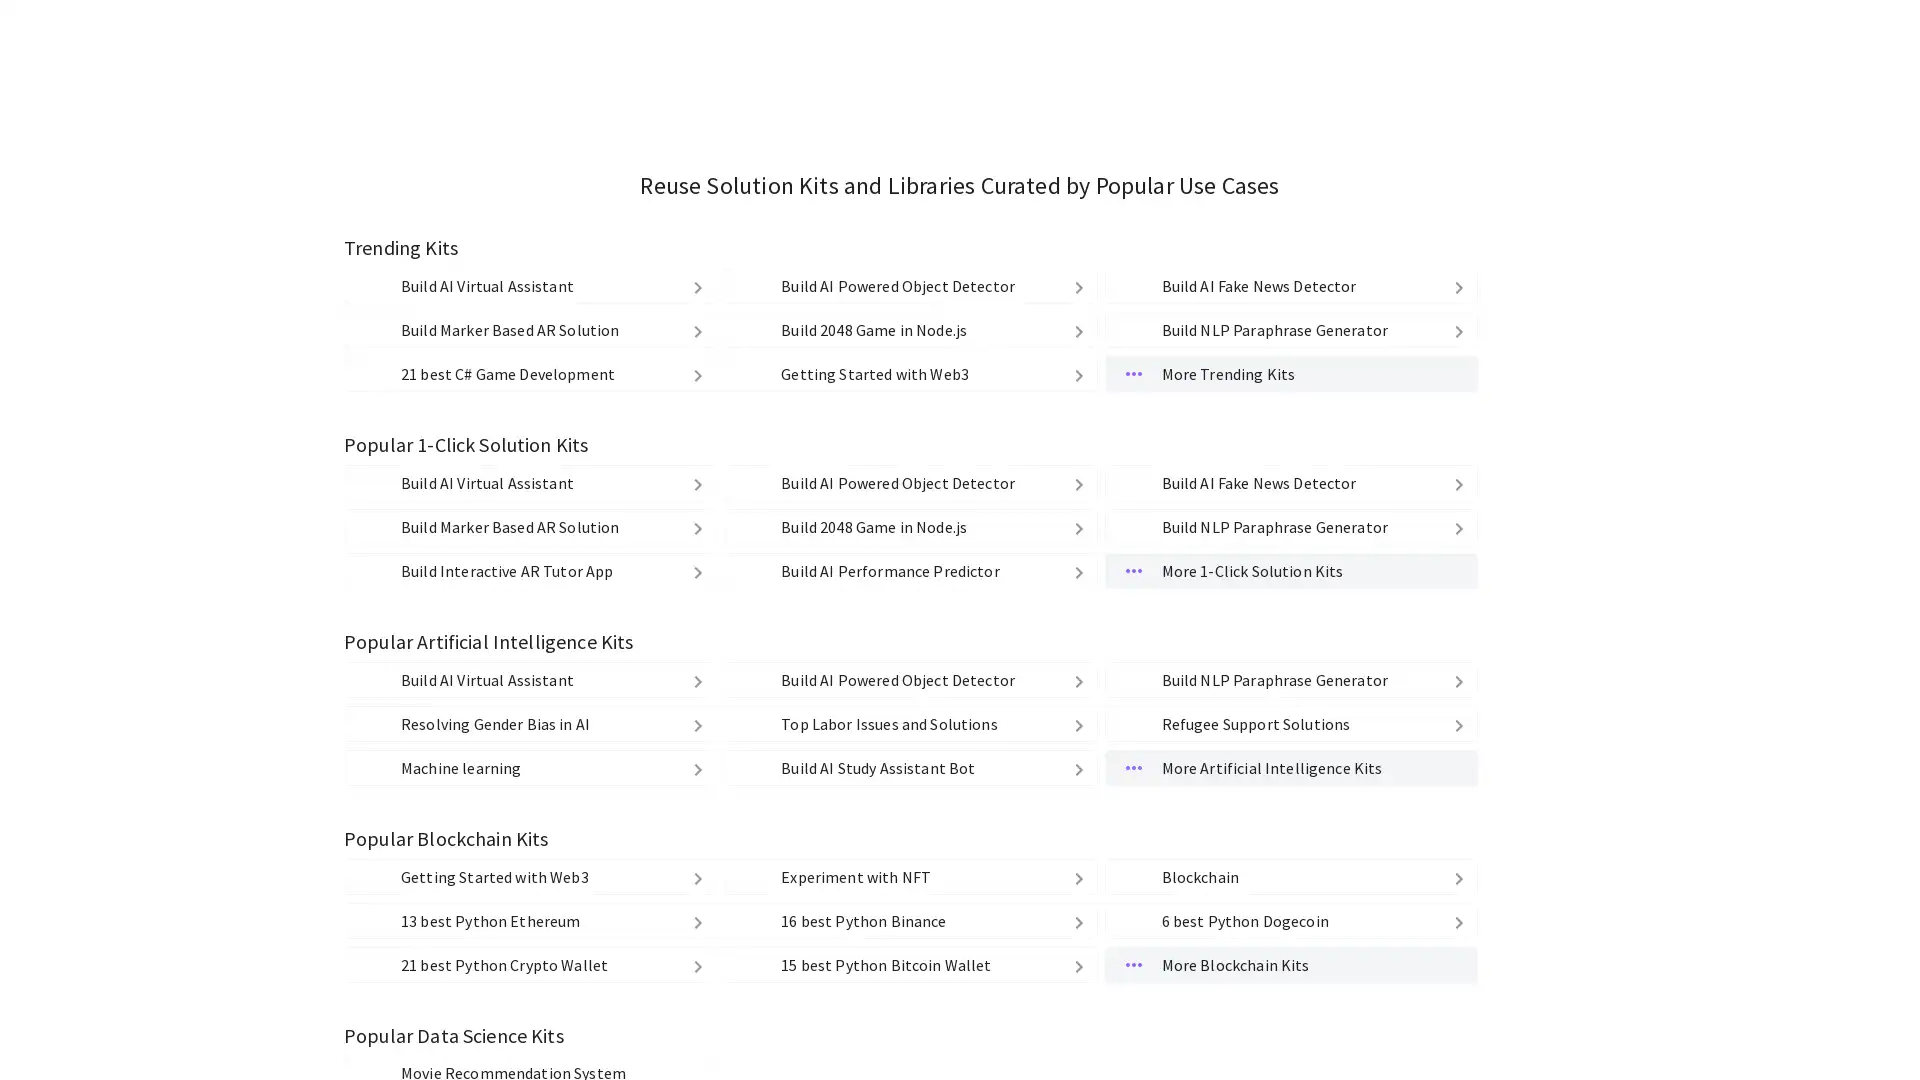 The height and width of the screenshot is (1080, 1920). What do you see at coordinates (1429, 986) in the screenshot?
I see `delete` at bounding box center [1429, 986].